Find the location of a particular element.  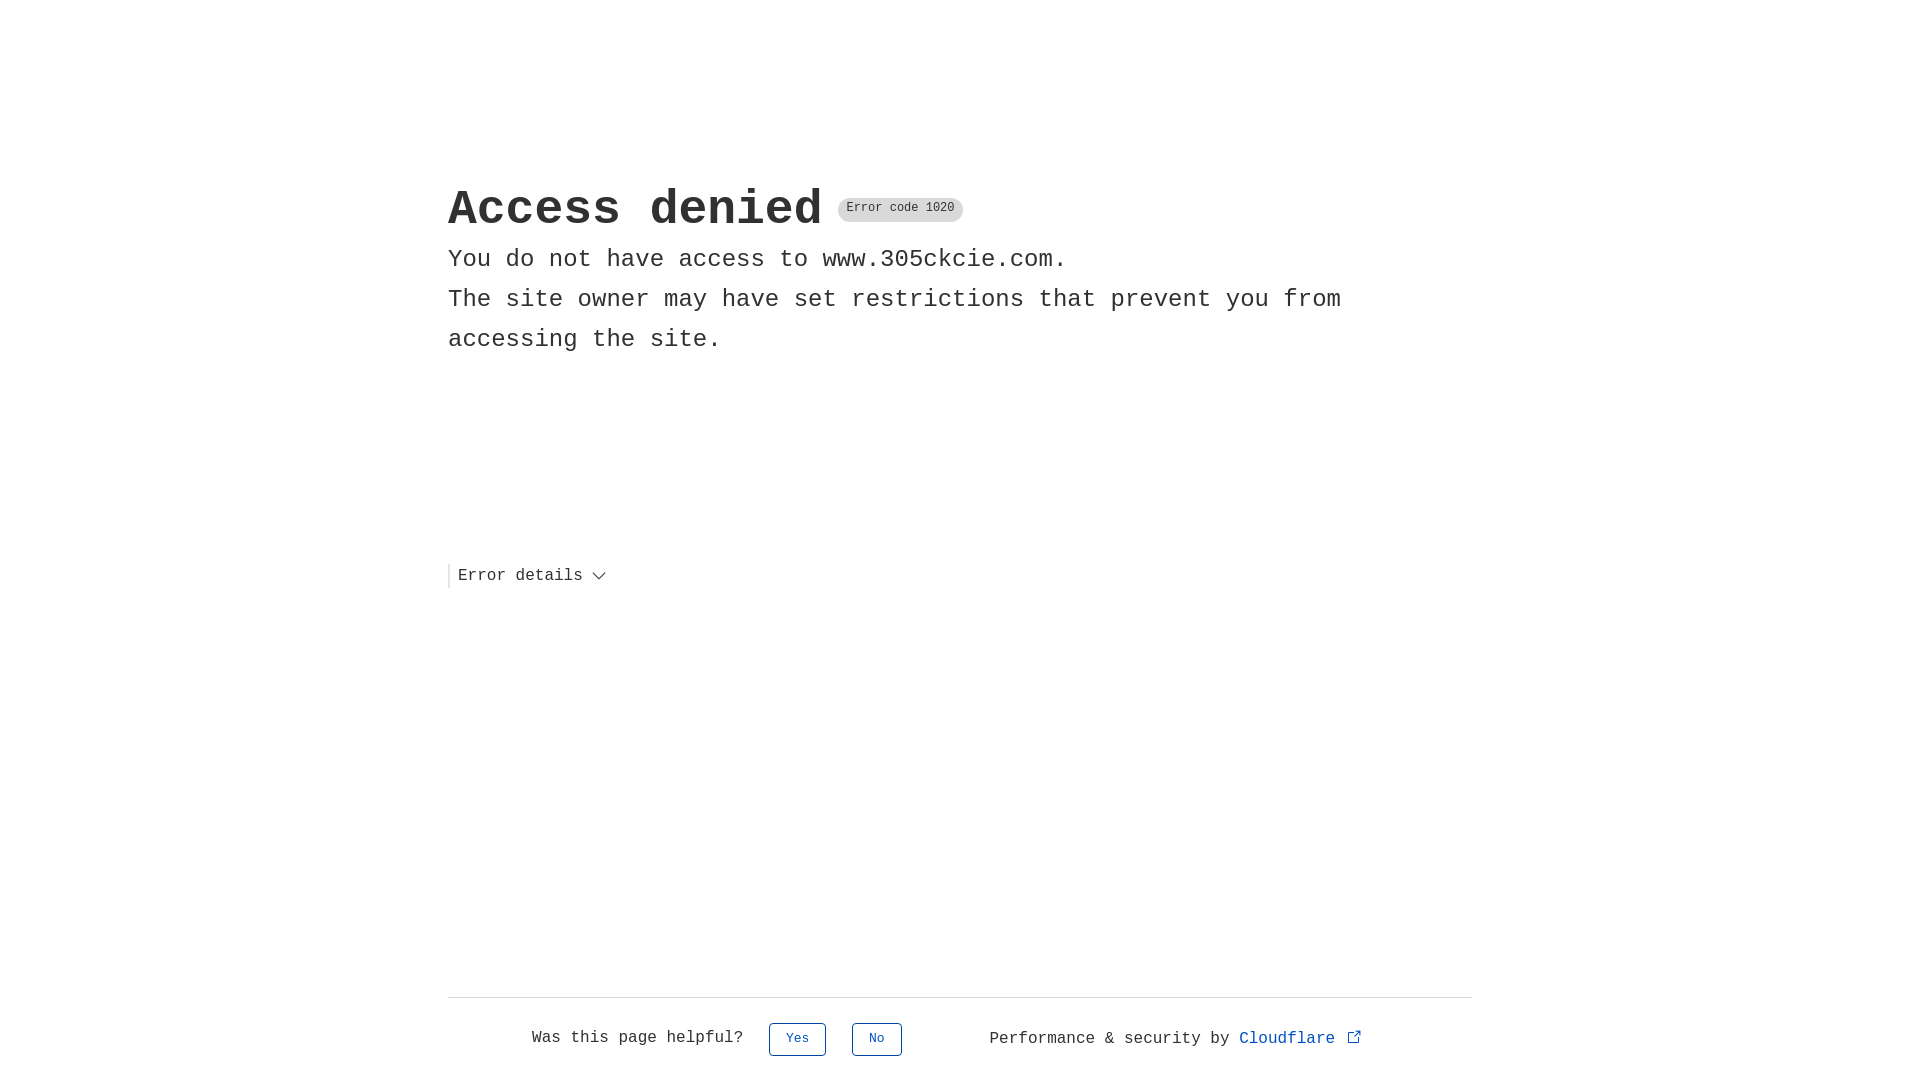

'Opens in new tab' is located at coordinates (1354, 1035).